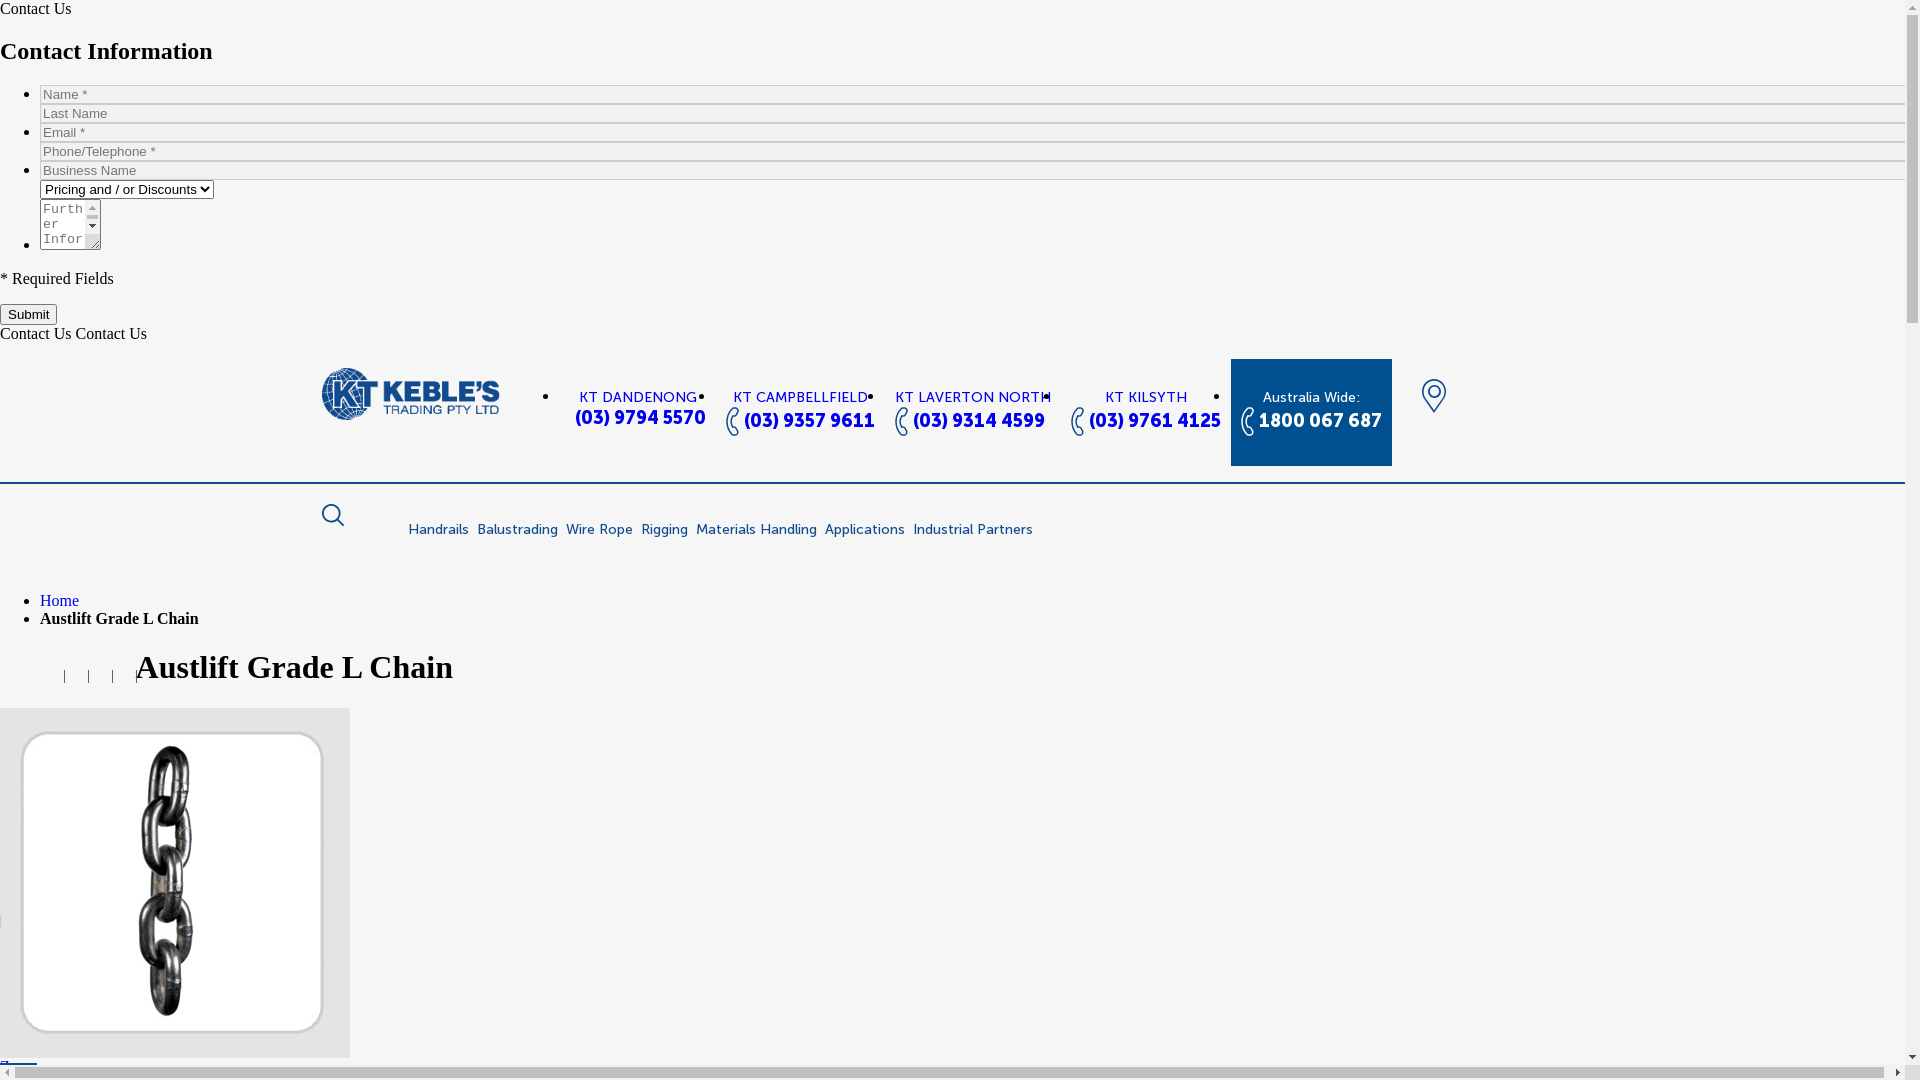 This screenshot has height=1080, width=1920. What do you see at coordinates (1145, 411) in the screenshot?
I see `'KT KILSYTH` at bounding box center [1145, 411].